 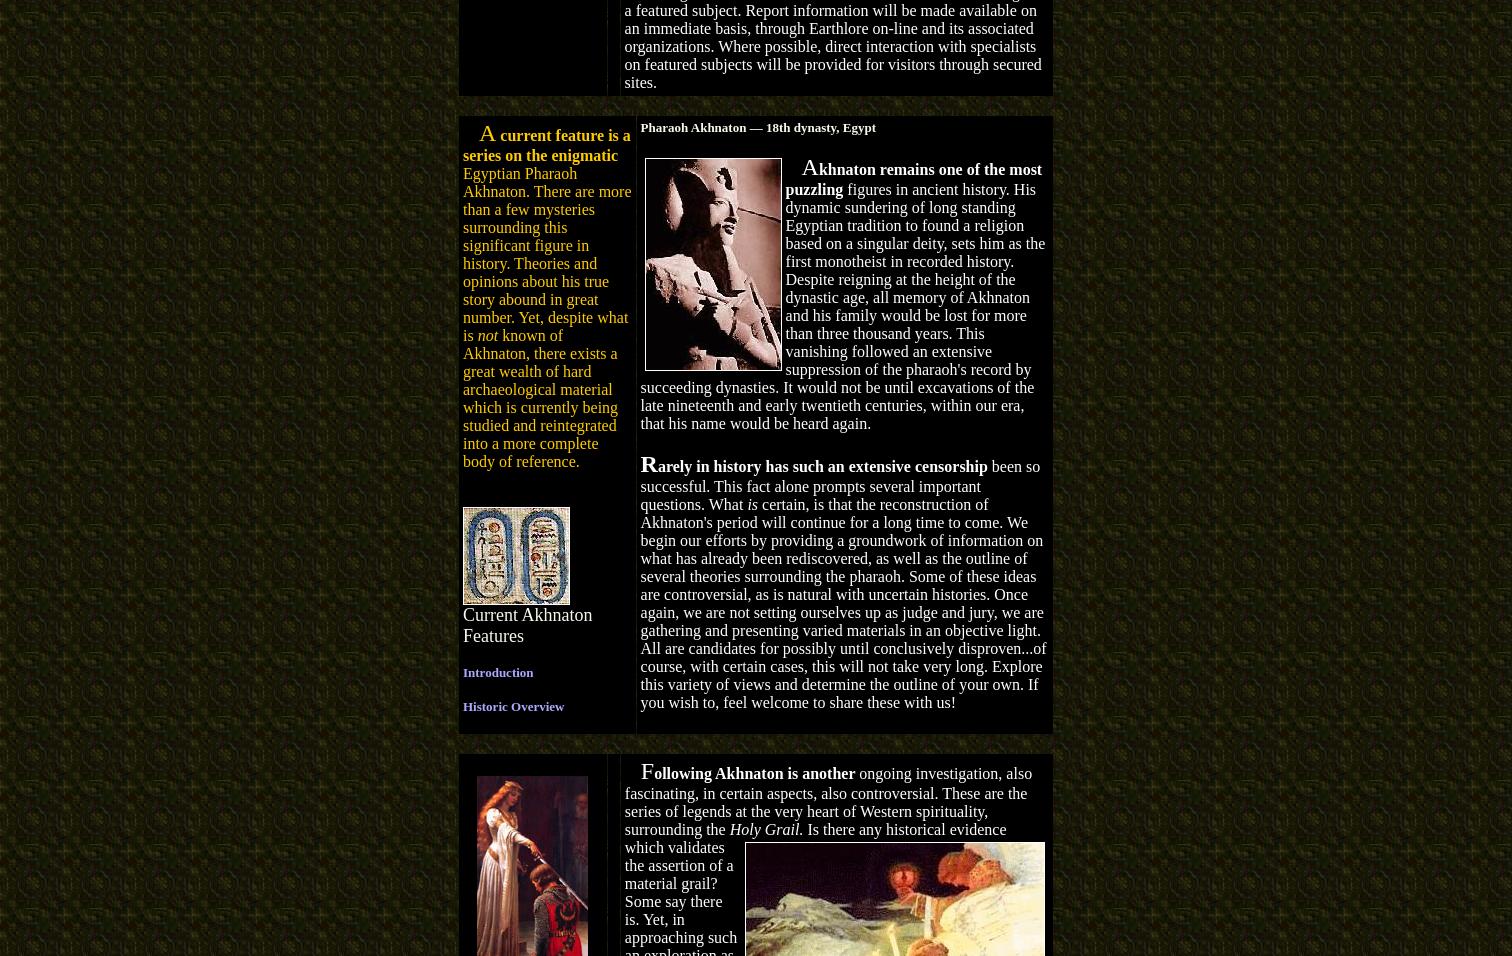 What do you see at coordinates (547, 252) in the screenshot?
I see `'Egyptian Pharaoh 
        Akhnaton. There are more than a few mysteries surrounding this significant 
        figure in history. Theories and opinions about his true story abound 
        in great number. Yet, despite what is'` at bounding box center [547, 252].